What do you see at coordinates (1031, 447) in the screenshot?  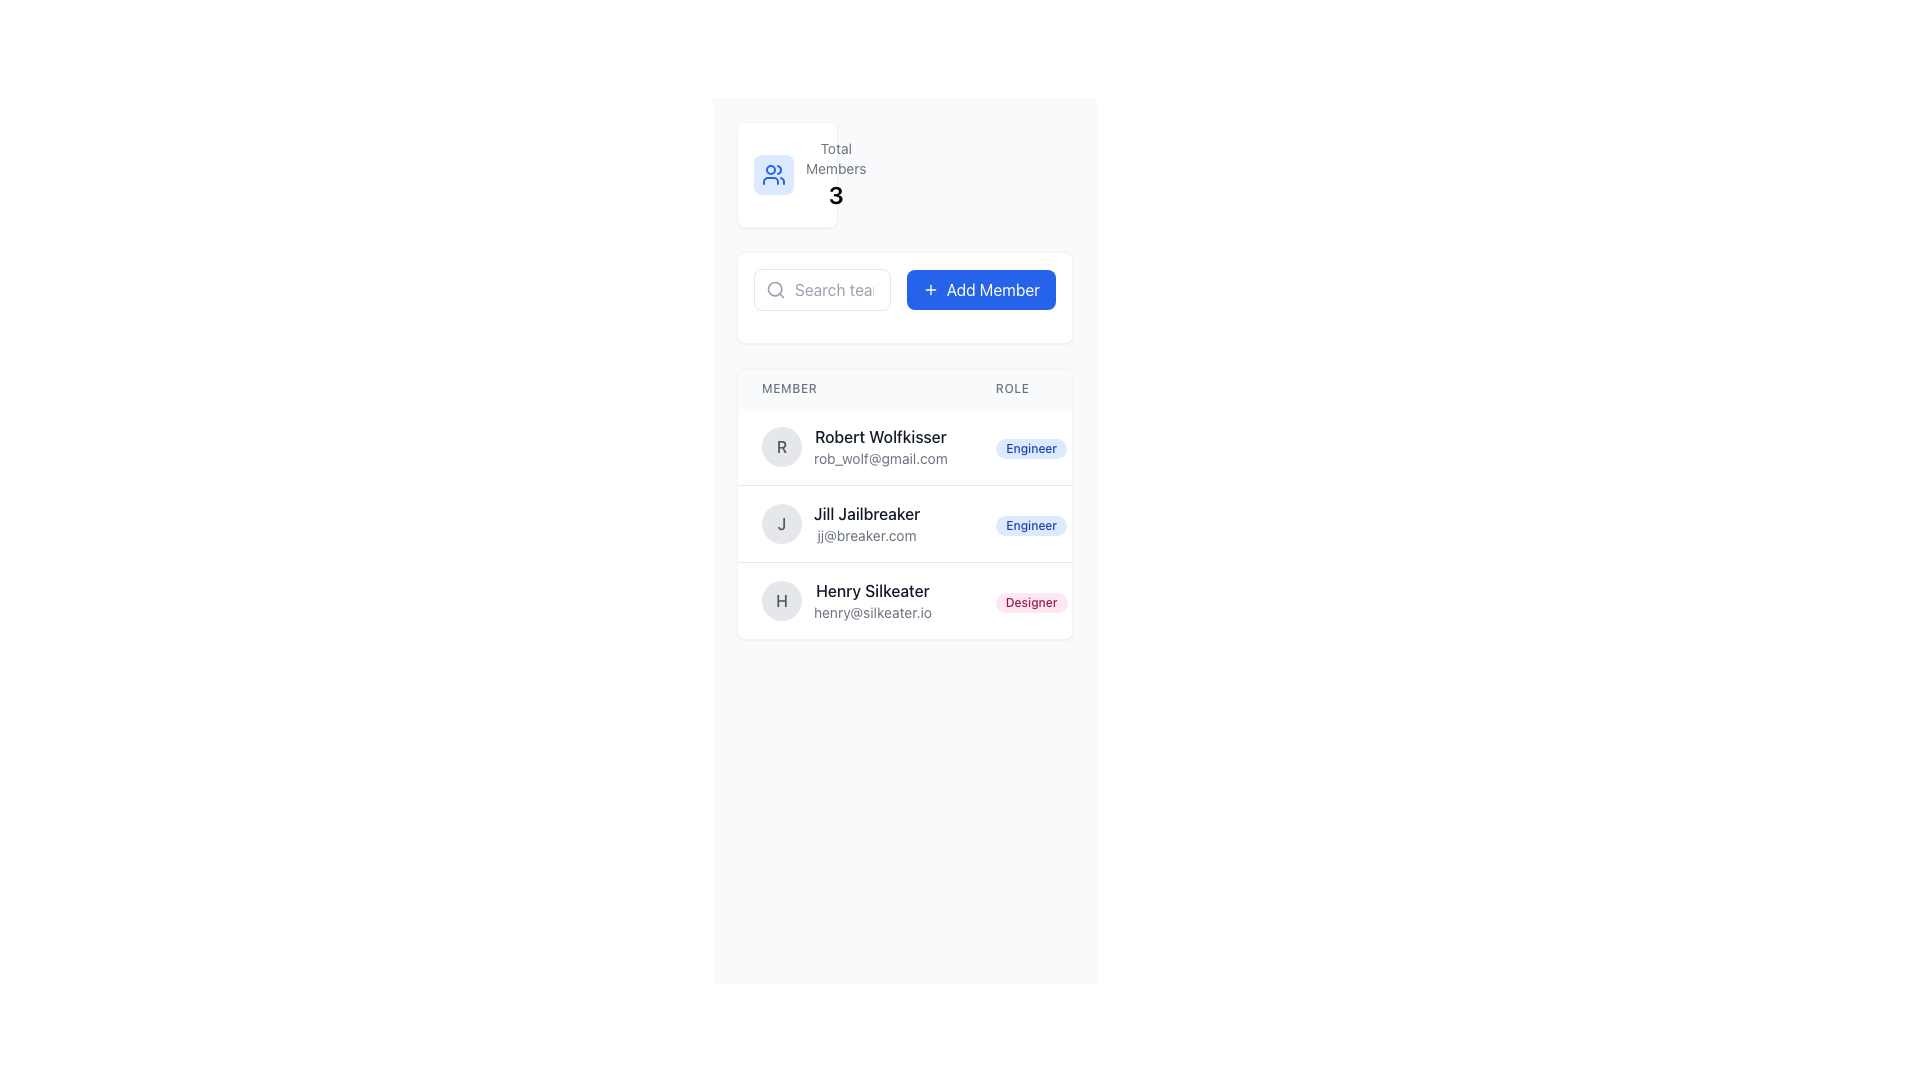 I see `the non-interactive label indicating the role of a member in the list, located in the 'ROLE' column of the first row next to 'Robert Wolfkisser'` at bounding box center [1031, 447].